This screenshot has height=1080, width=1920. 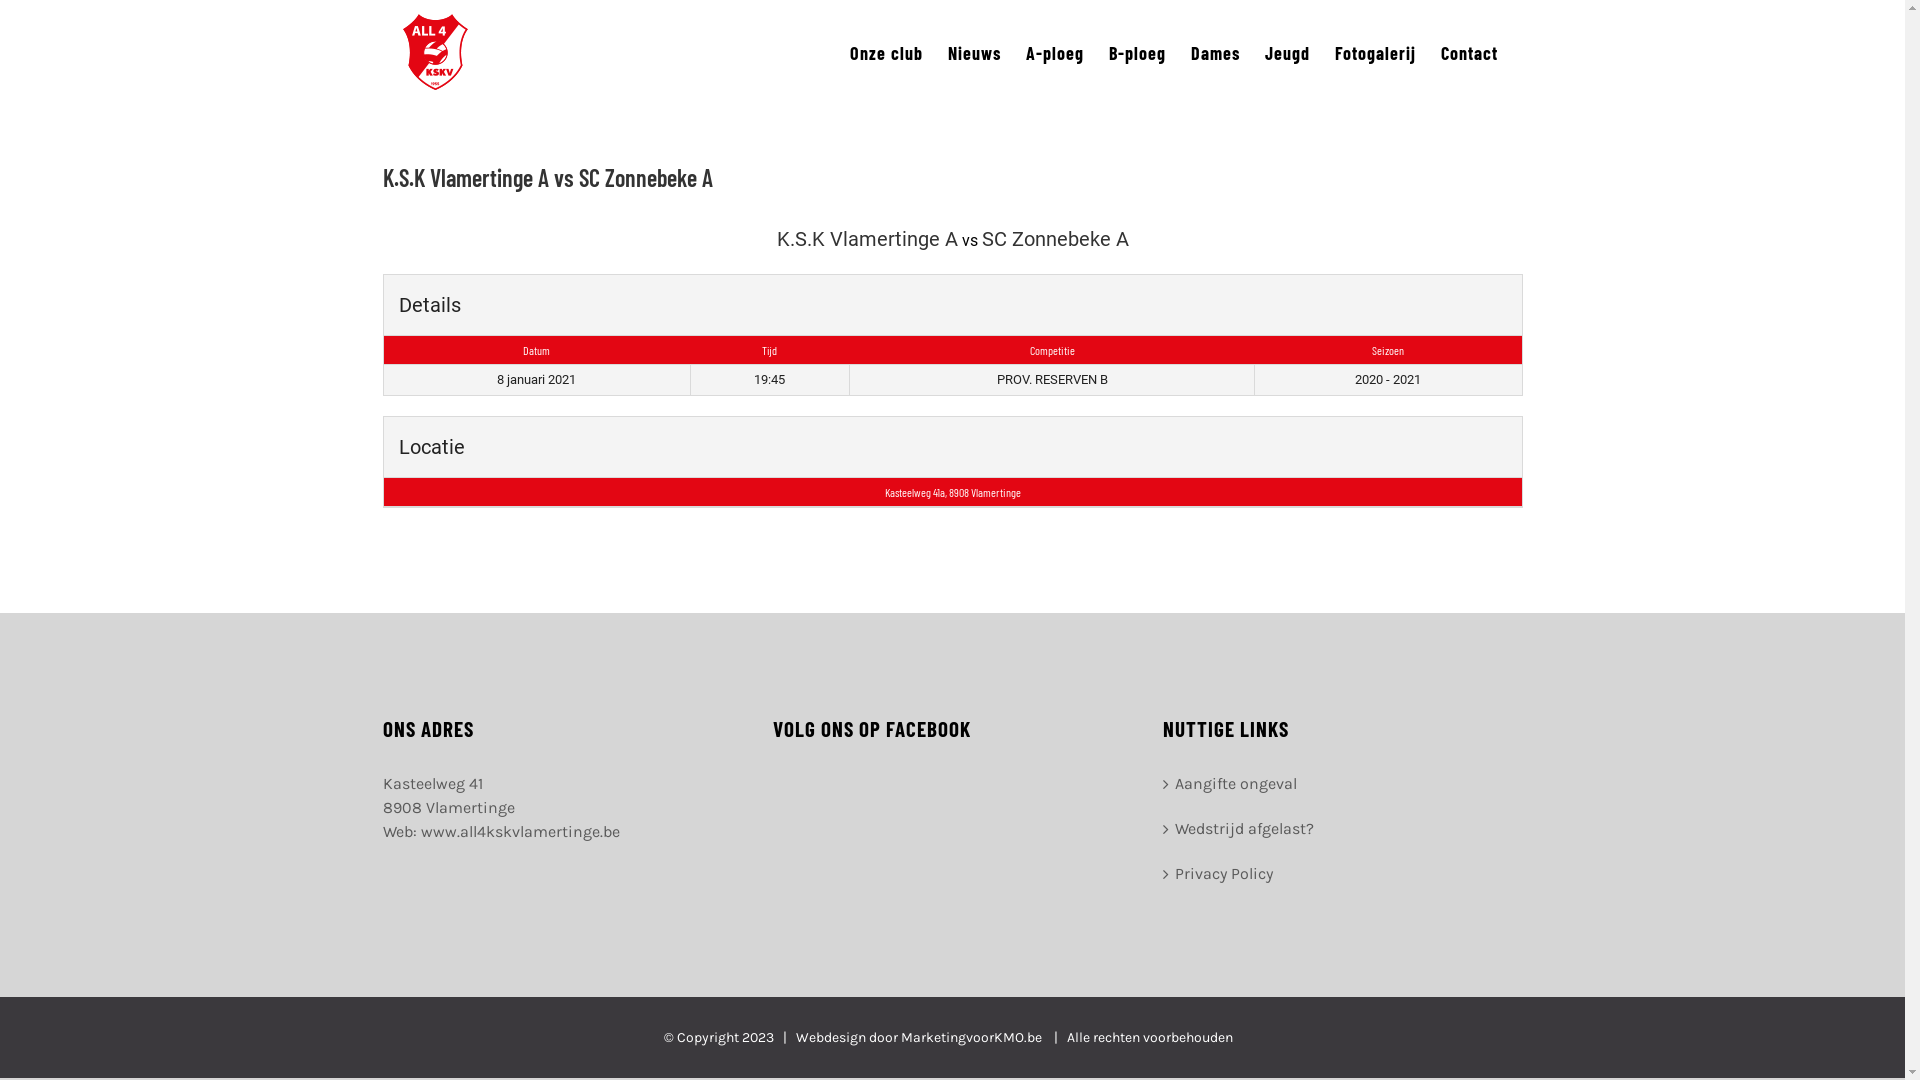 I want to click on 'Nieuws', so click(x=974, y=51).